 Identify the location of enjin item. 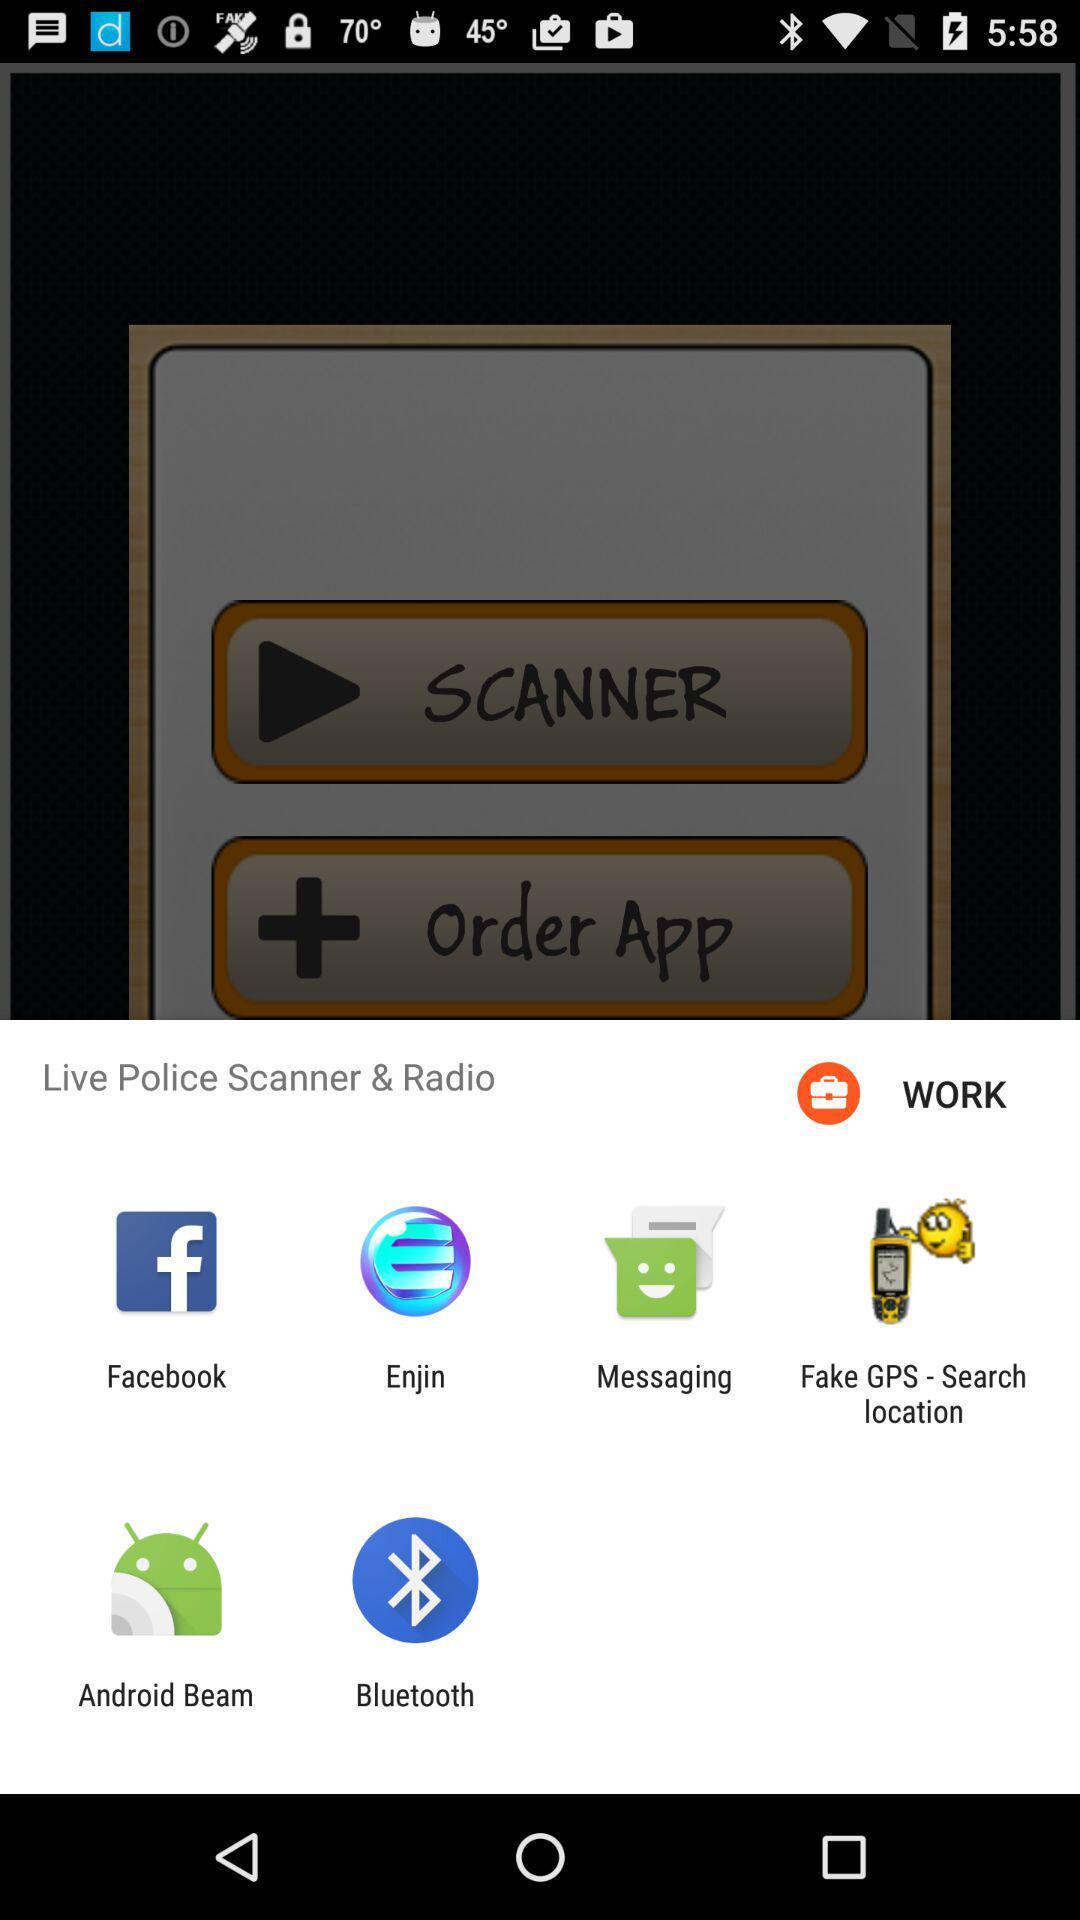
(414, 1392).